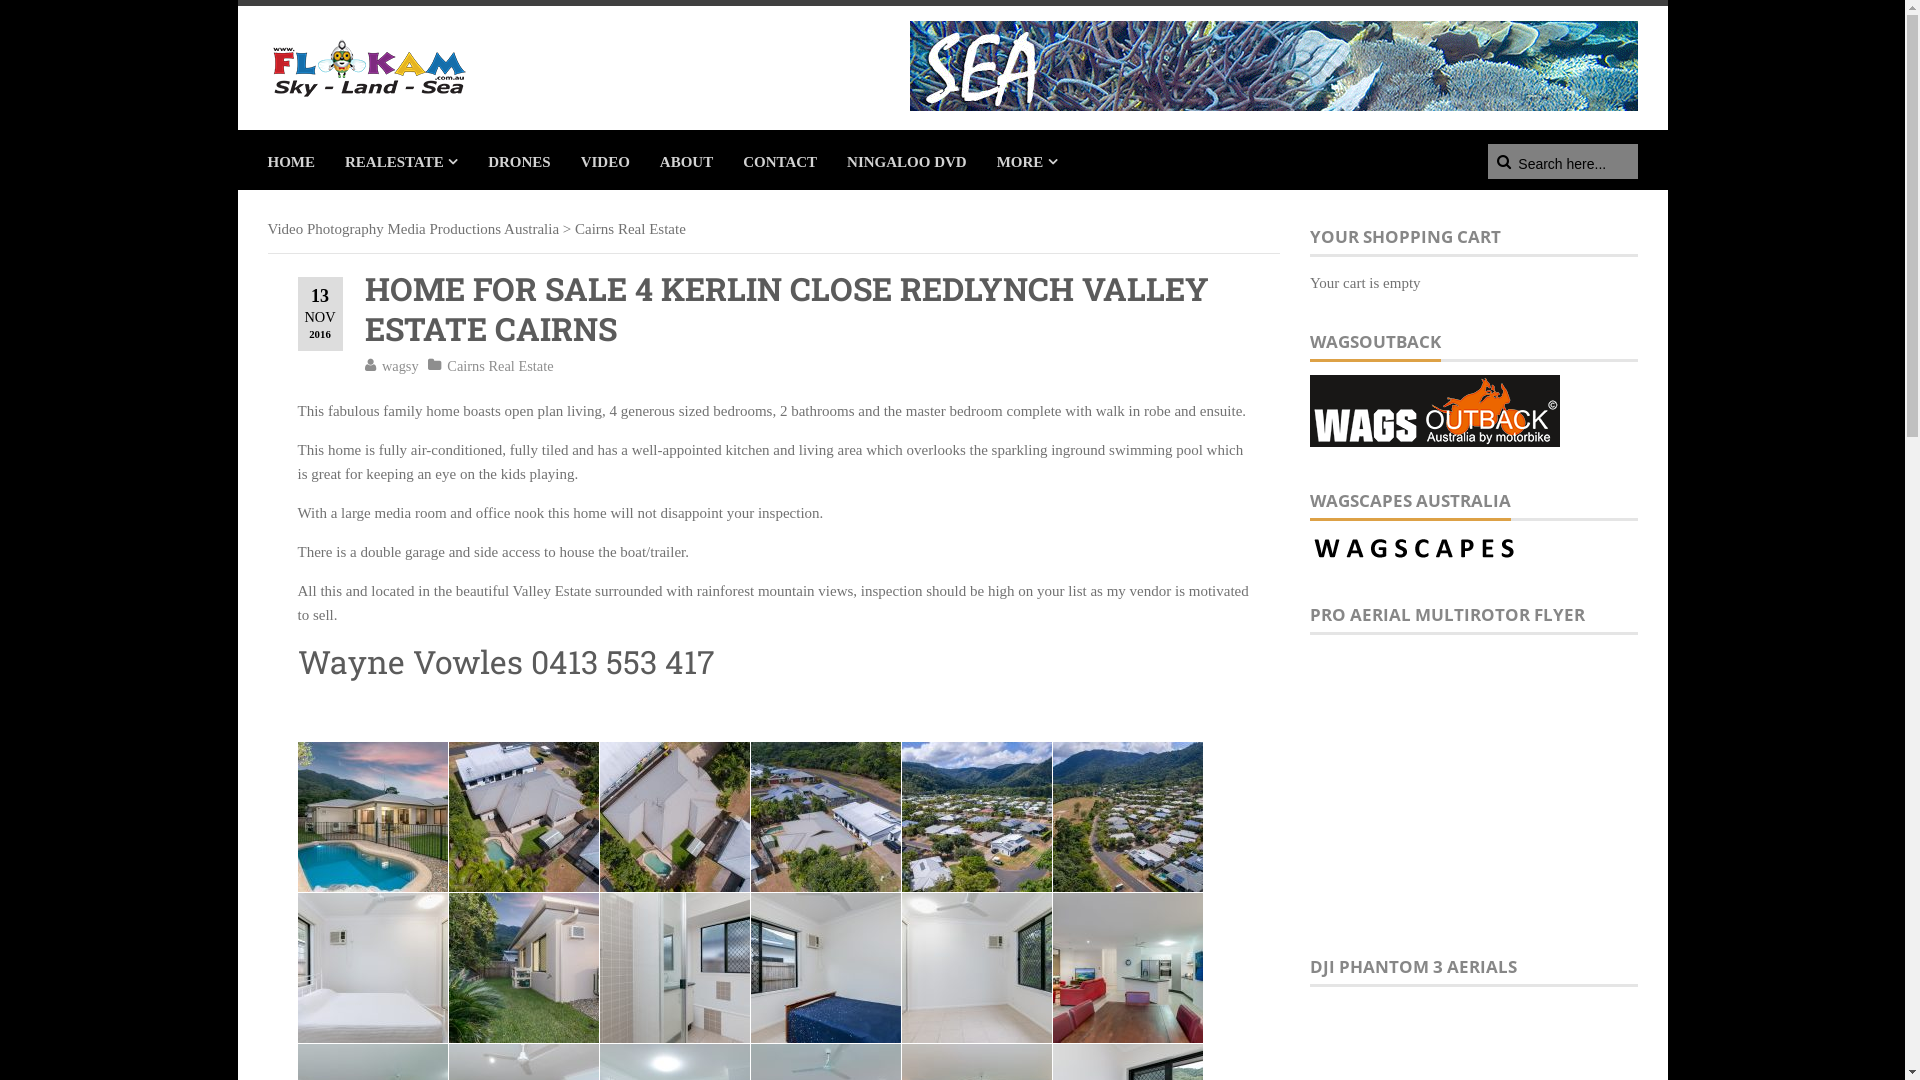 Image resolution: width=1920 pixels, height=1080 pixels. What do you see at coordinates (320, 313) in the screenshot?
I see `'13` at bounding box center [320, 313].